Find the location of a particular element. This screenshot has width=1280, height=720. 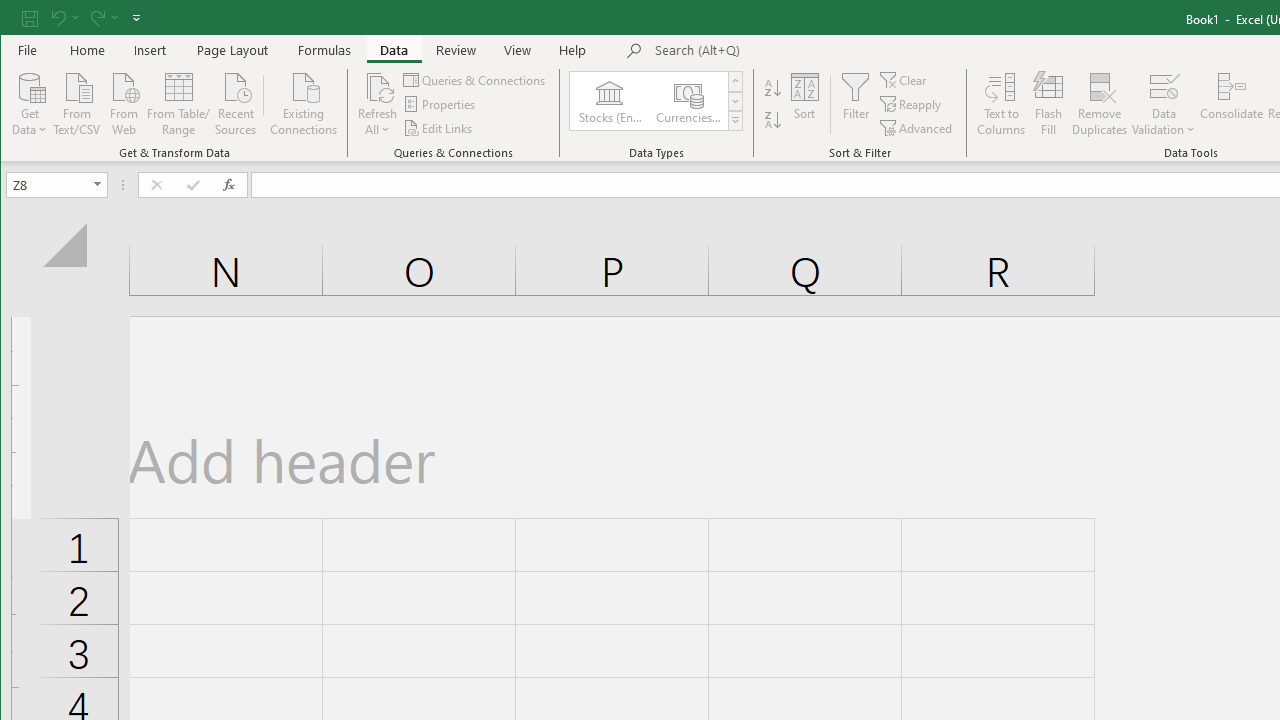

'From Table/Range' is located at coordinates (178, 102).